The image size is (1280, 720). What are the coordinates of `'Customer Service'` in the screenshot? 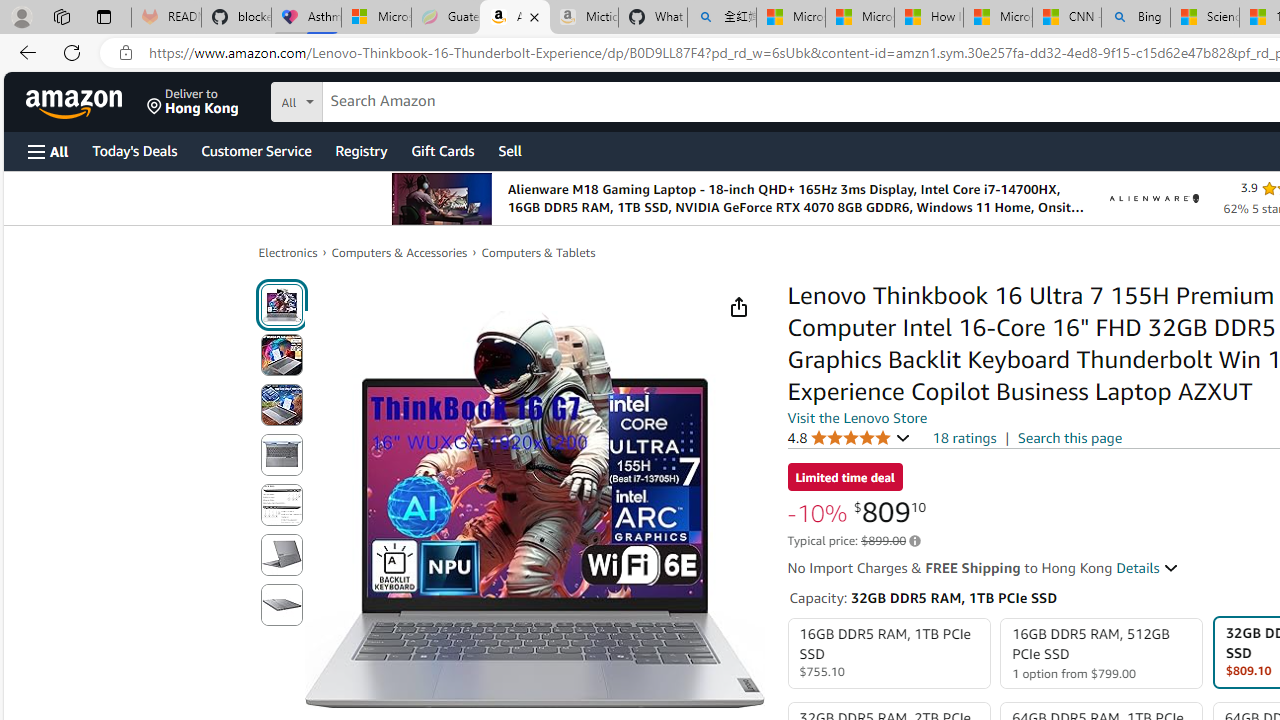 It's located at (255, 149).